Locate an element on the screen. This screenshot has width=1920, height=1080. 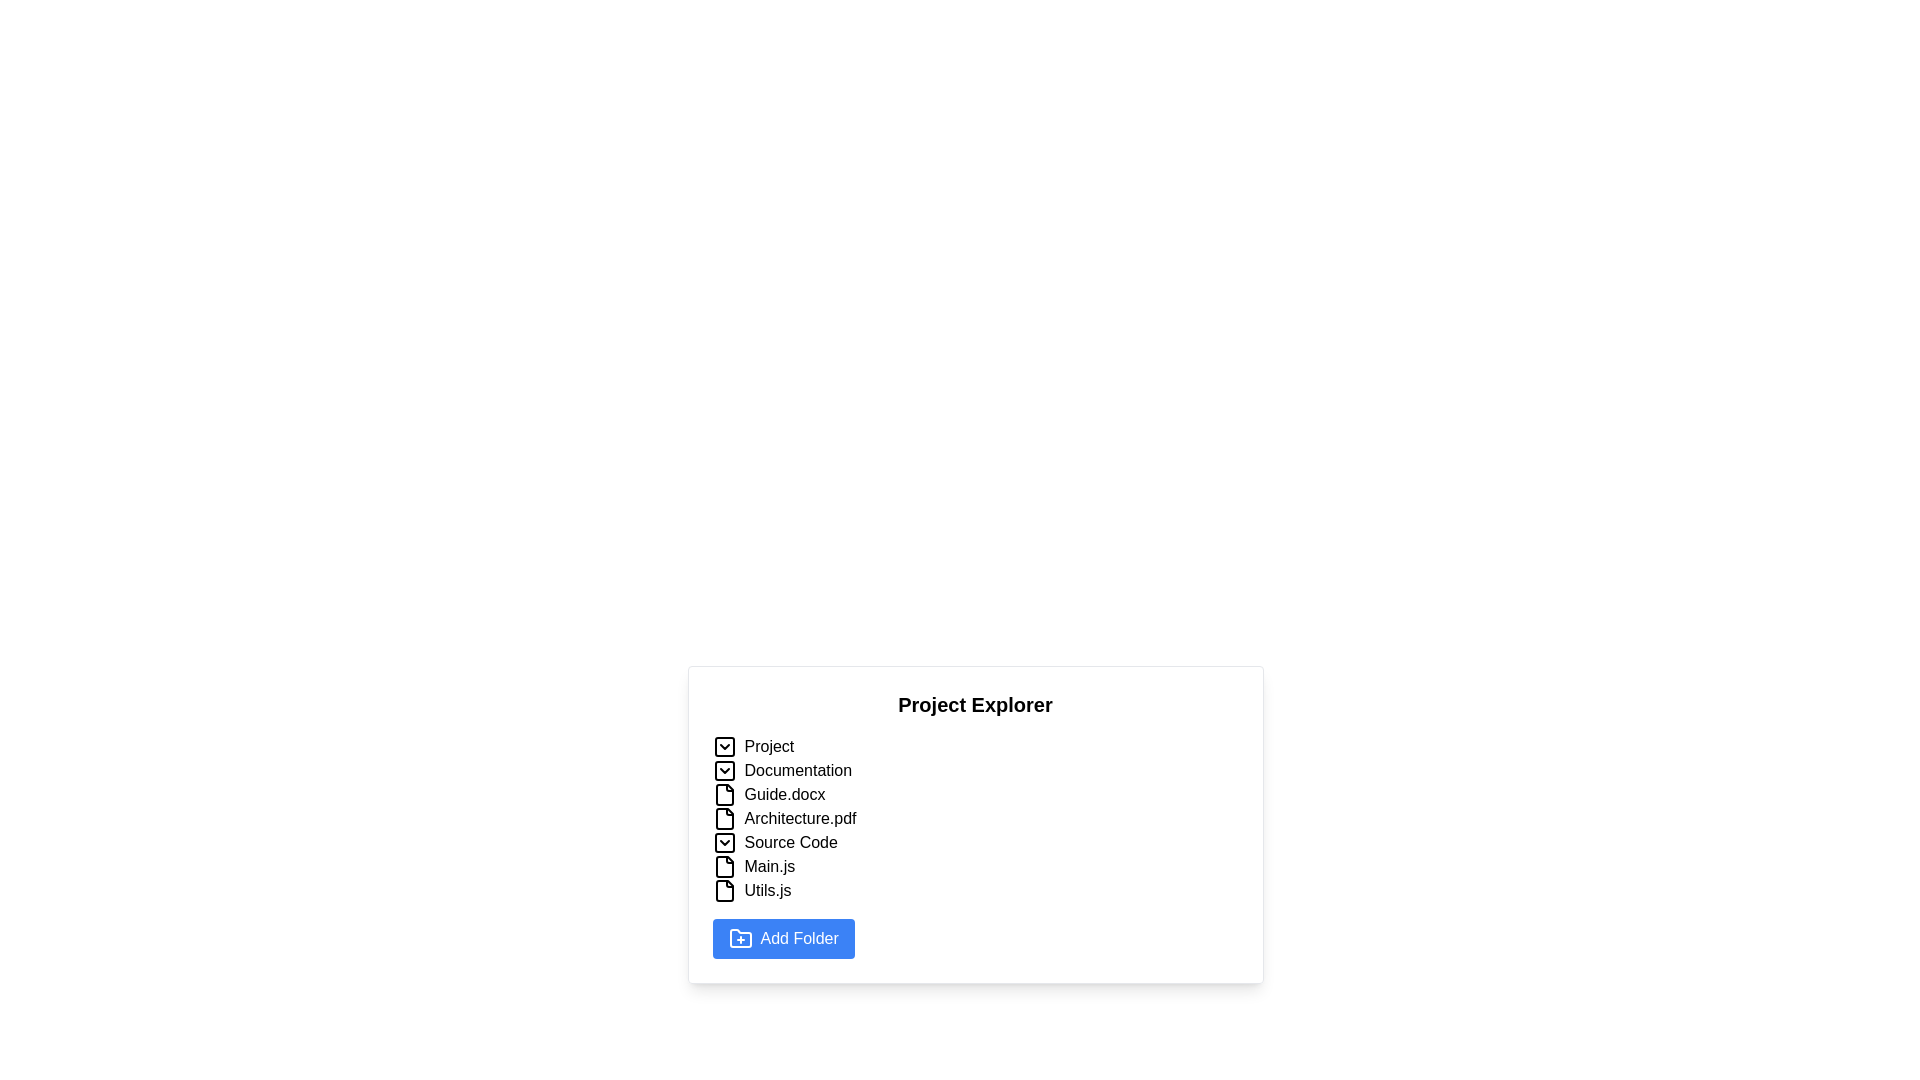
the downward-facing chevron icon button, which is enclosed within a square with rounded corners is located at coordinates (723, 747).